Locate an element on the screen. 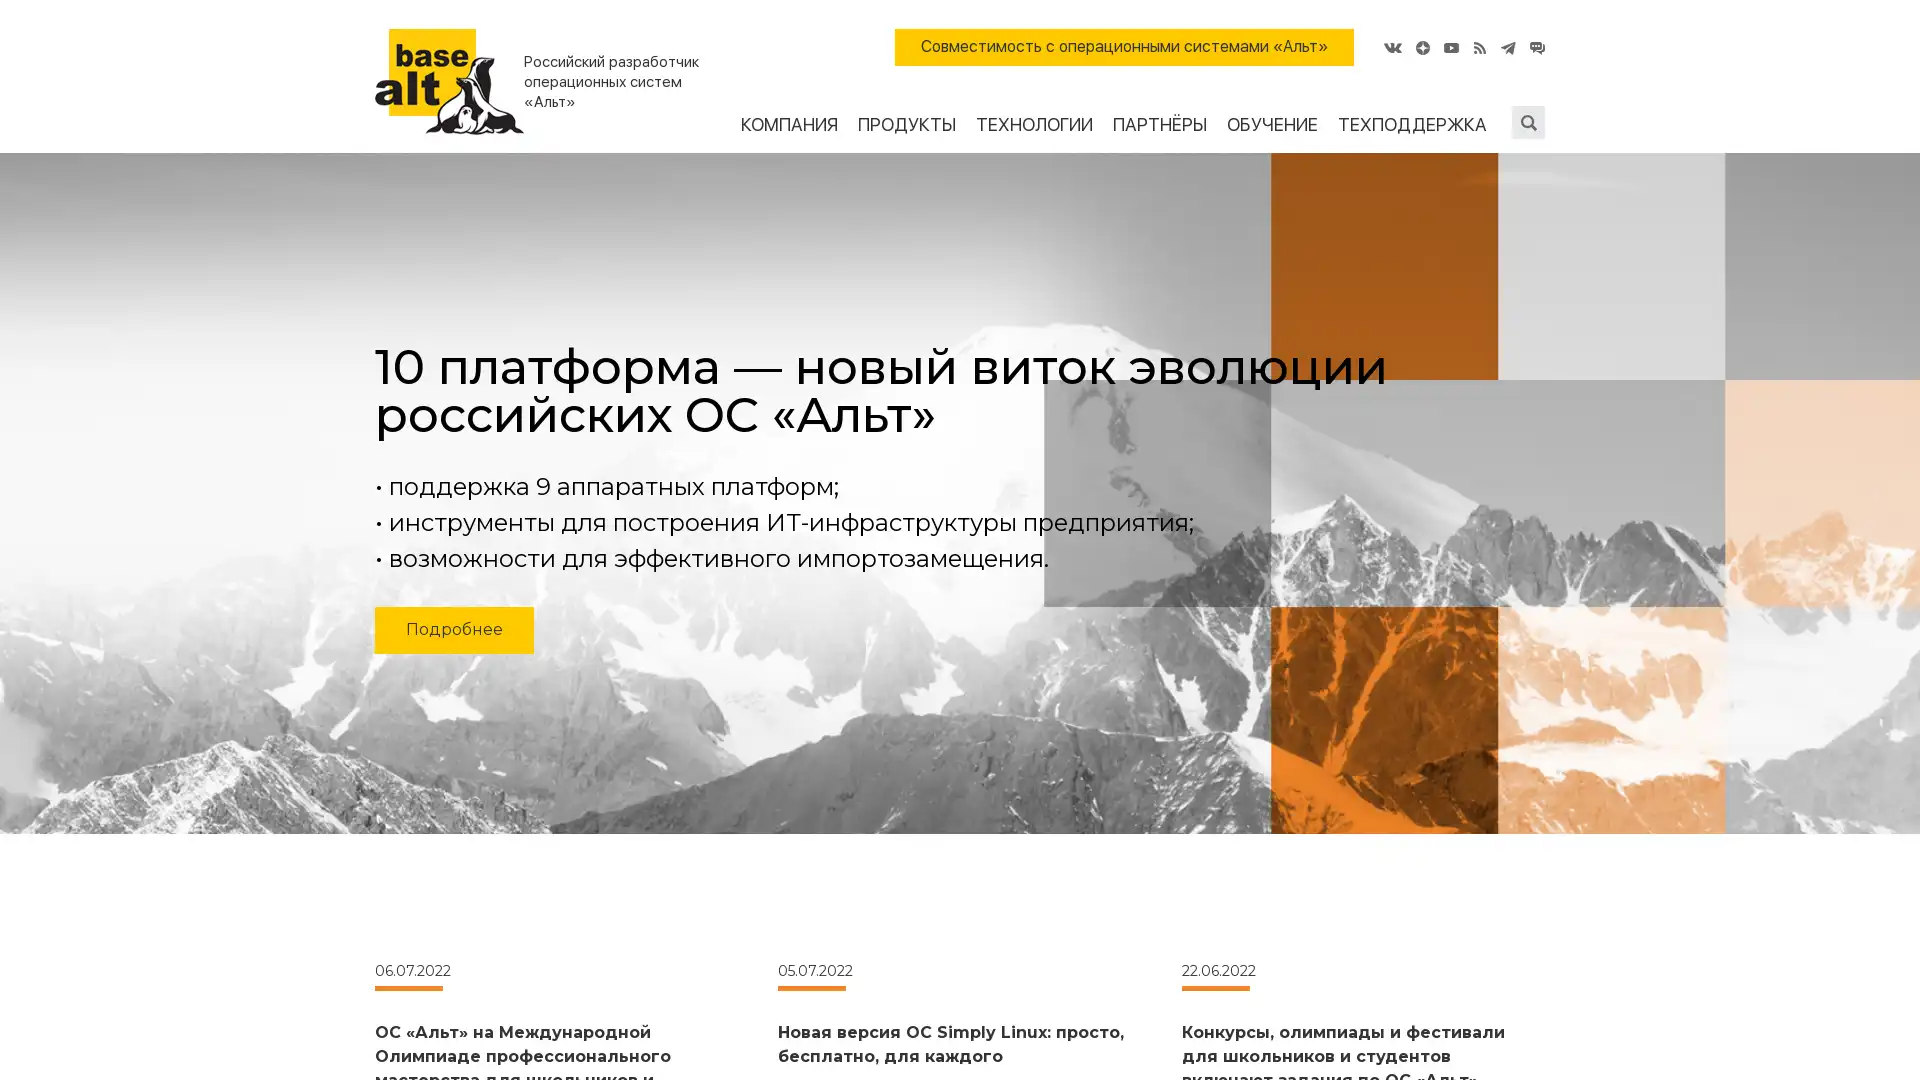  Submit is located at coordinates (1527, 122).